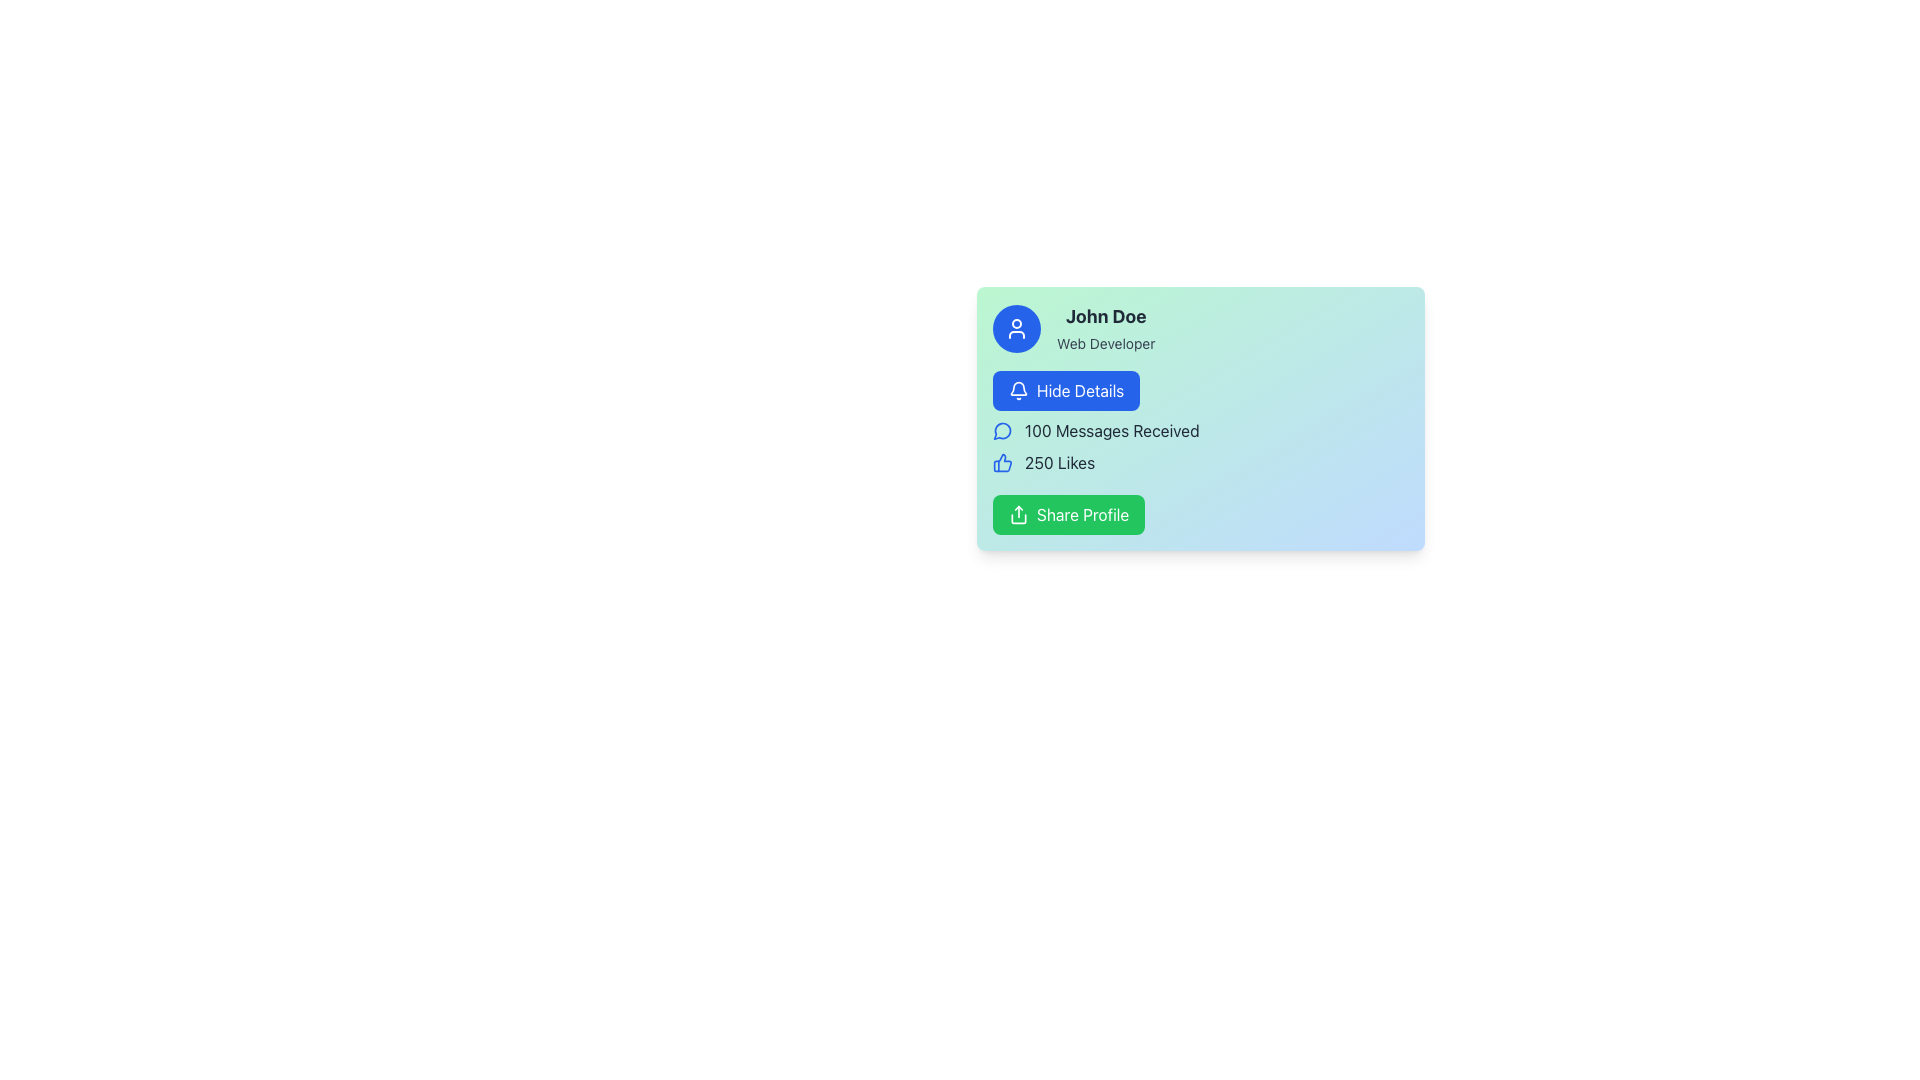 The image size is (1920, 1080). I want to click on the share button located at the bottom of the profile card, so click(1068, 514).